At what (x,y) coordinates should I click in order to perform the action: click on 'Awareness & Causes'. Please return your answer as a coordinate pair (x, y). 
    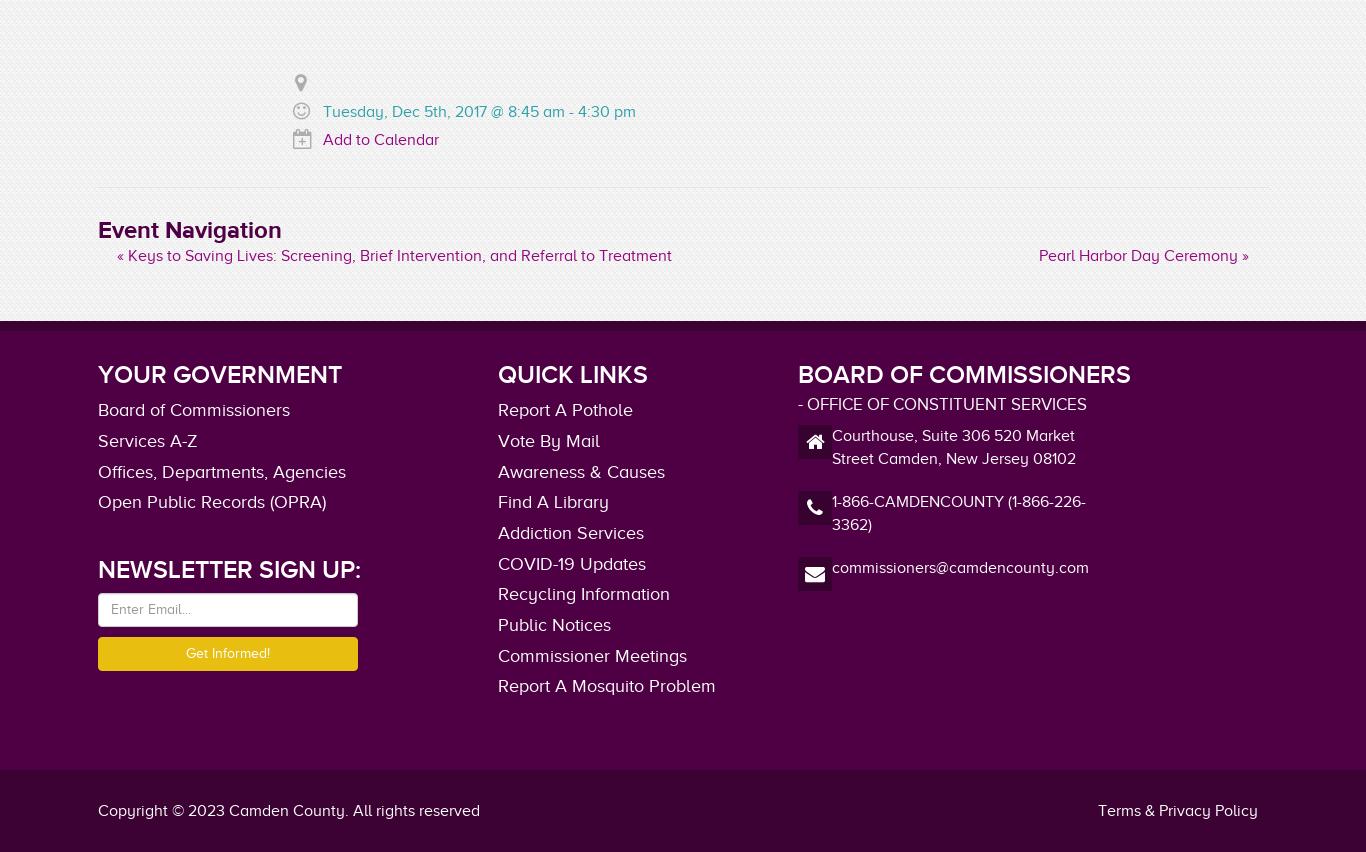
    Looking at the image, I should click on (580, 470).